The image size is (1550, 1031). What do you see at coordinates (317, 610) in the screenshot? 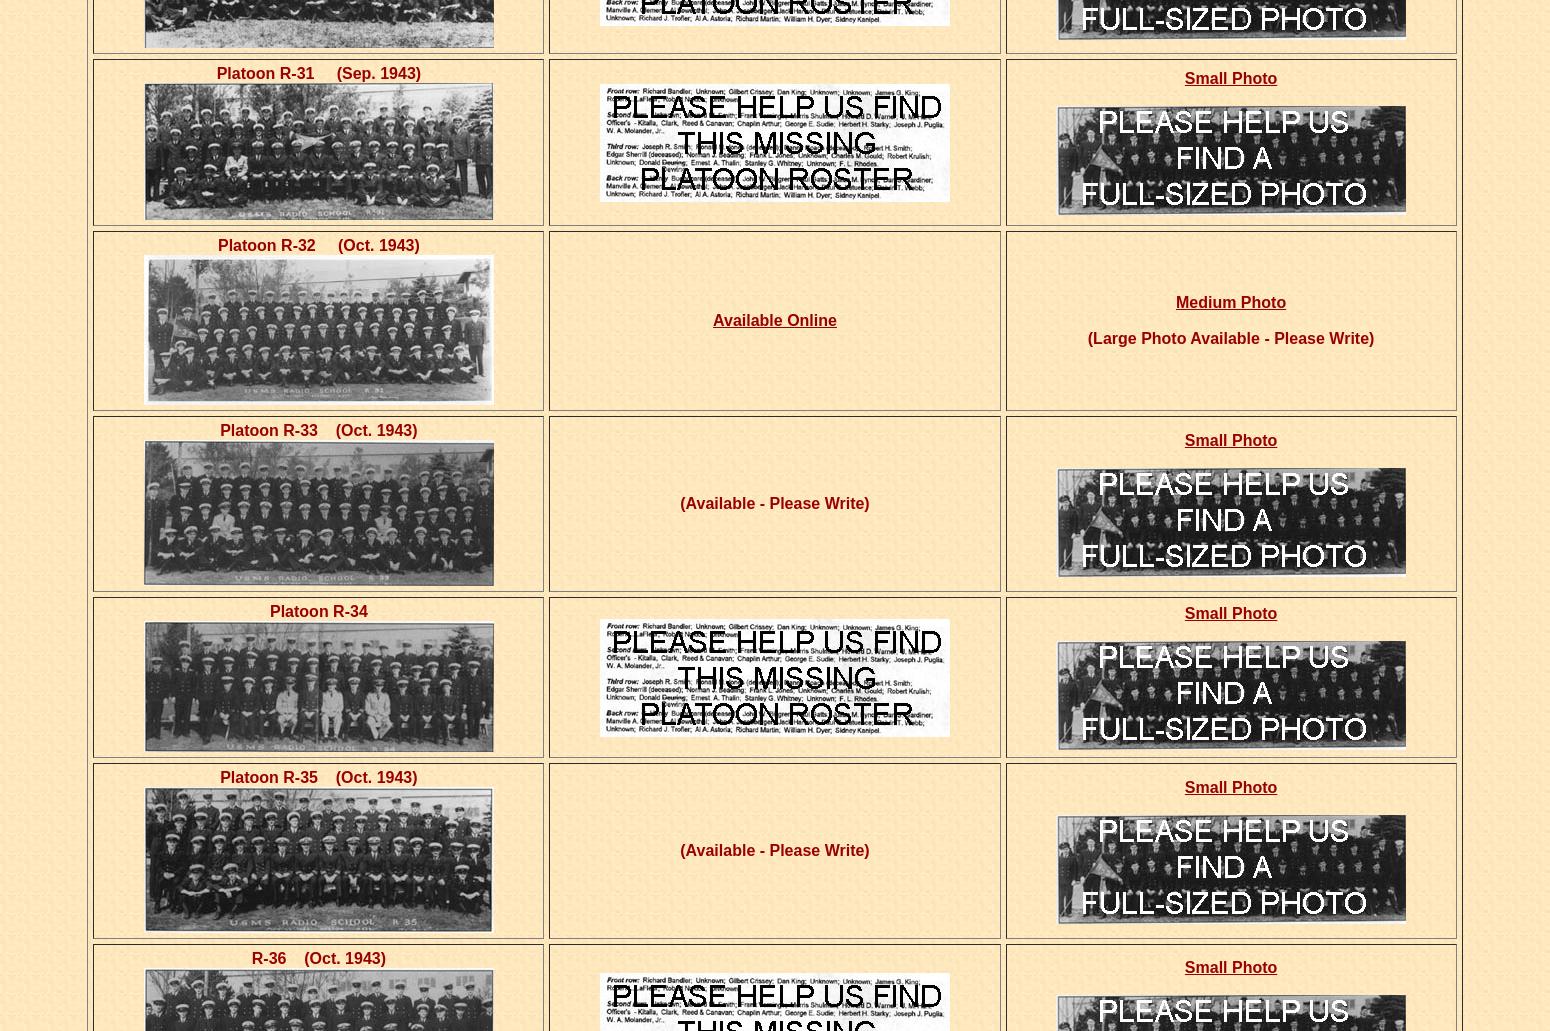
I see `'Platoon R-34'` at bounding box center [317, 610].